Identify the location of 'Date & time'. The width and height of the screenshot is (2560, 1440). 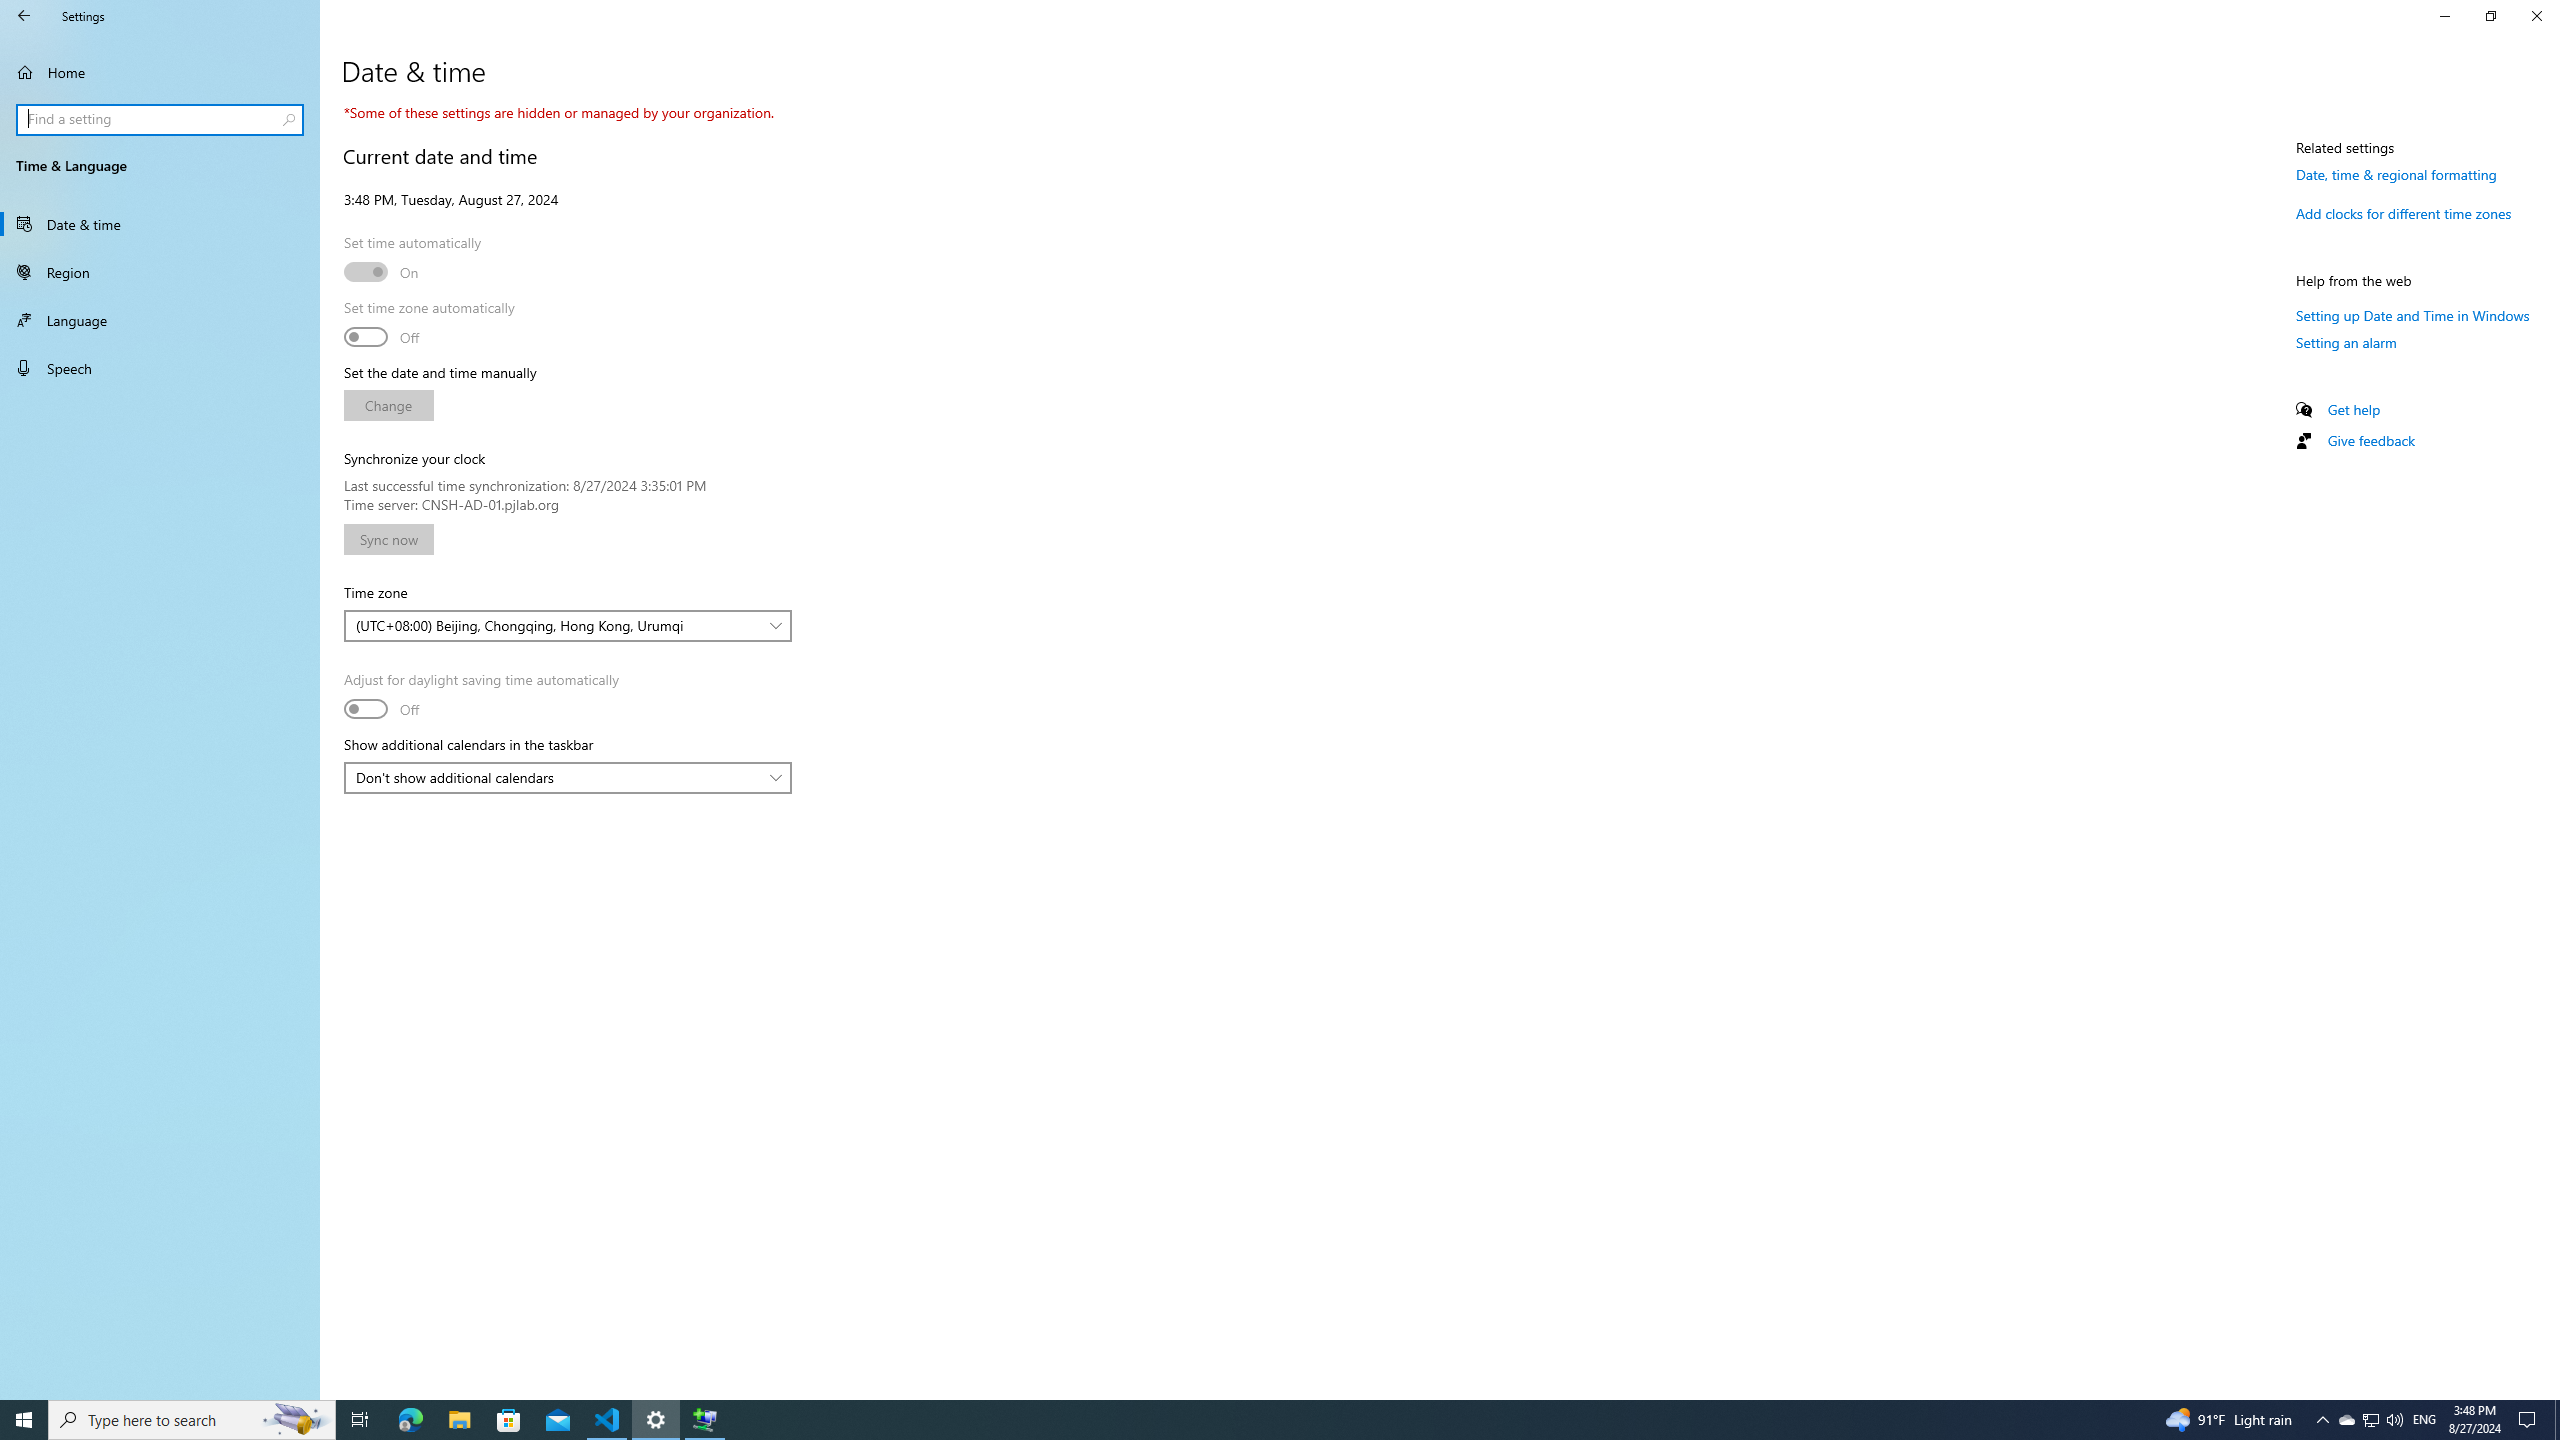
(159, 222).